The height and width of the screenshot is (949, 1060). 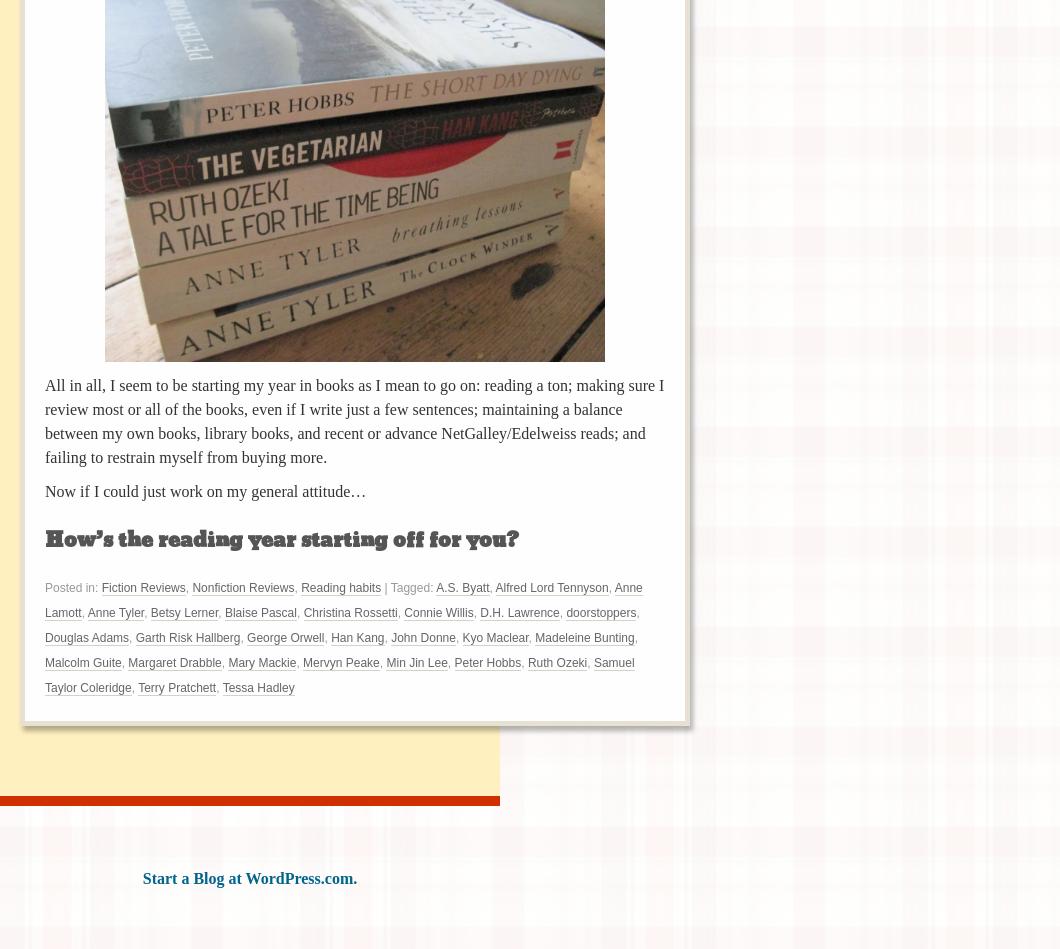 What do you see at coordinates (87, 636) in the screenshot?
I see `'Douglas Adams'` at bounding box center [87, 636].